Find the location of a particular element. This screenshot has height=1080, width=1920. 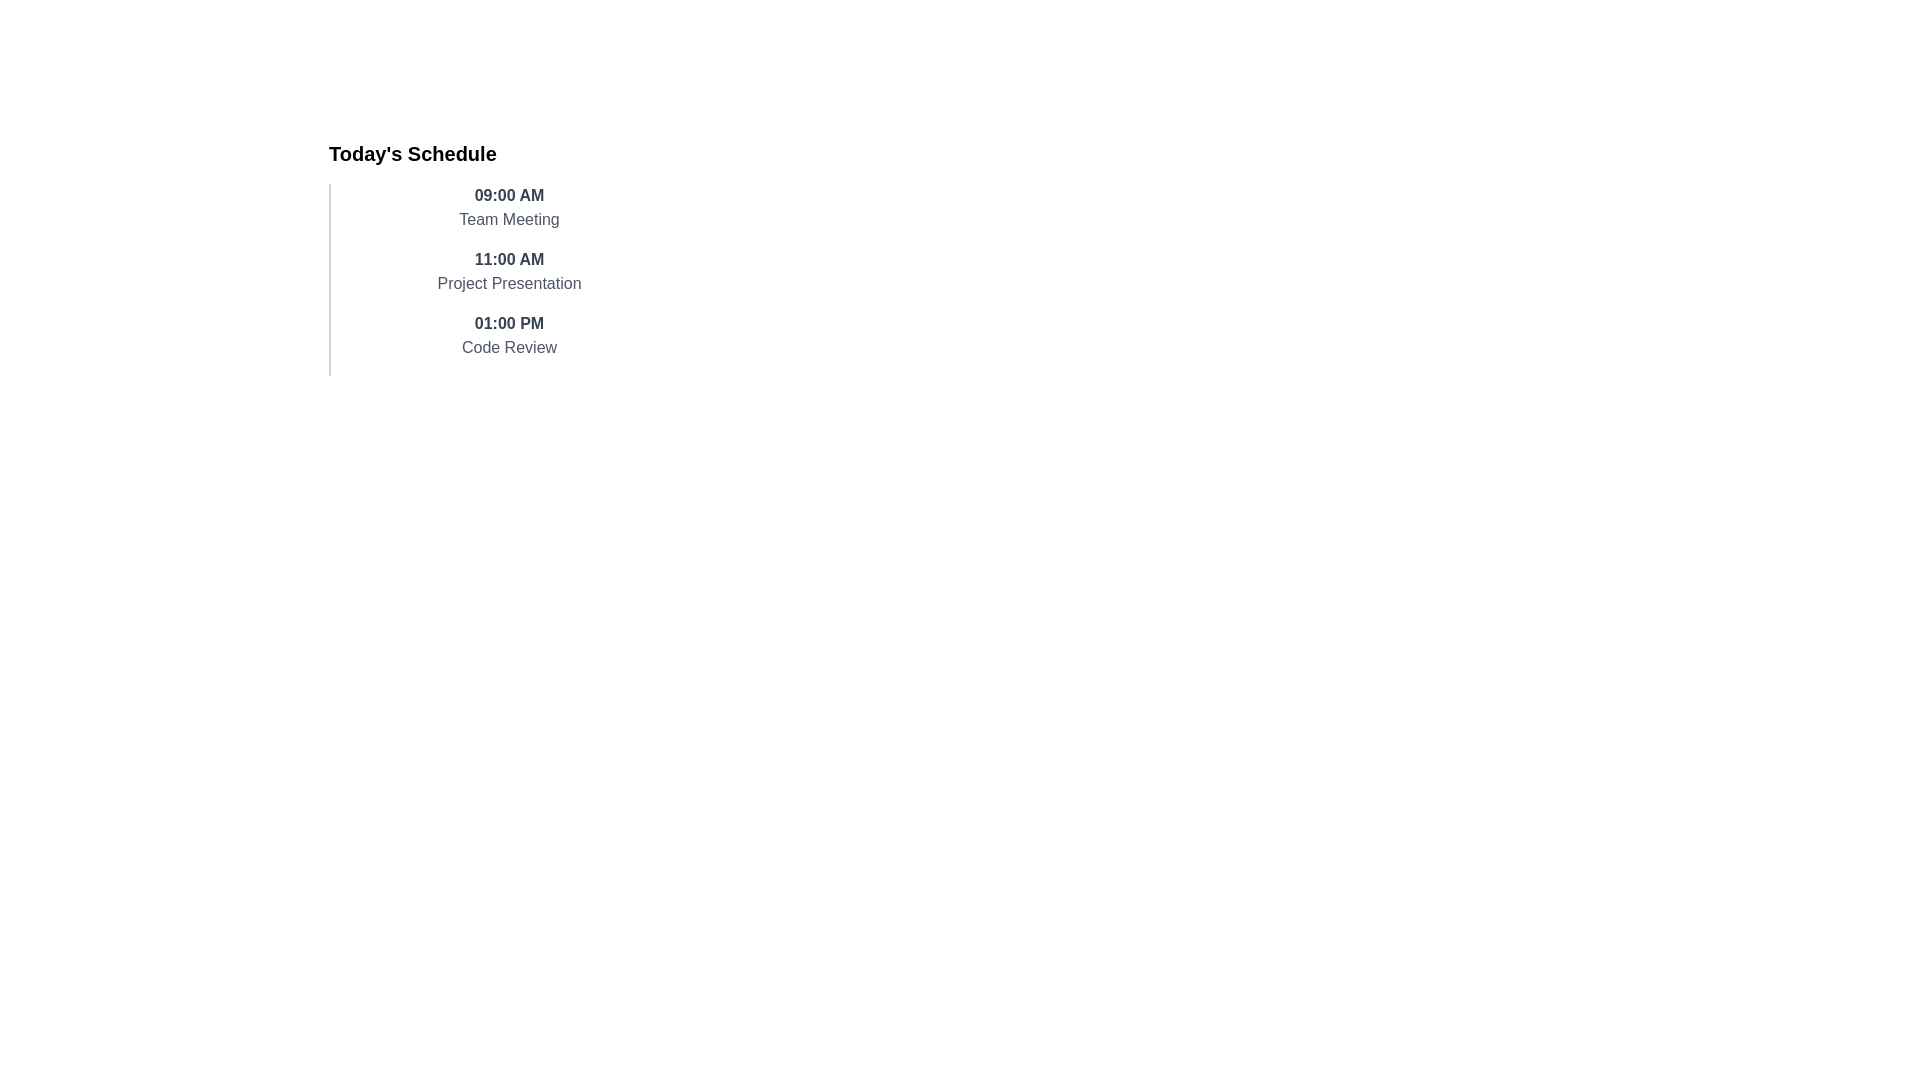

the Text Label indicating 'Code Review' associated with the '01:00 PM' time slot in the 'Today's Schedule.' is located at coordinates (509, 346).